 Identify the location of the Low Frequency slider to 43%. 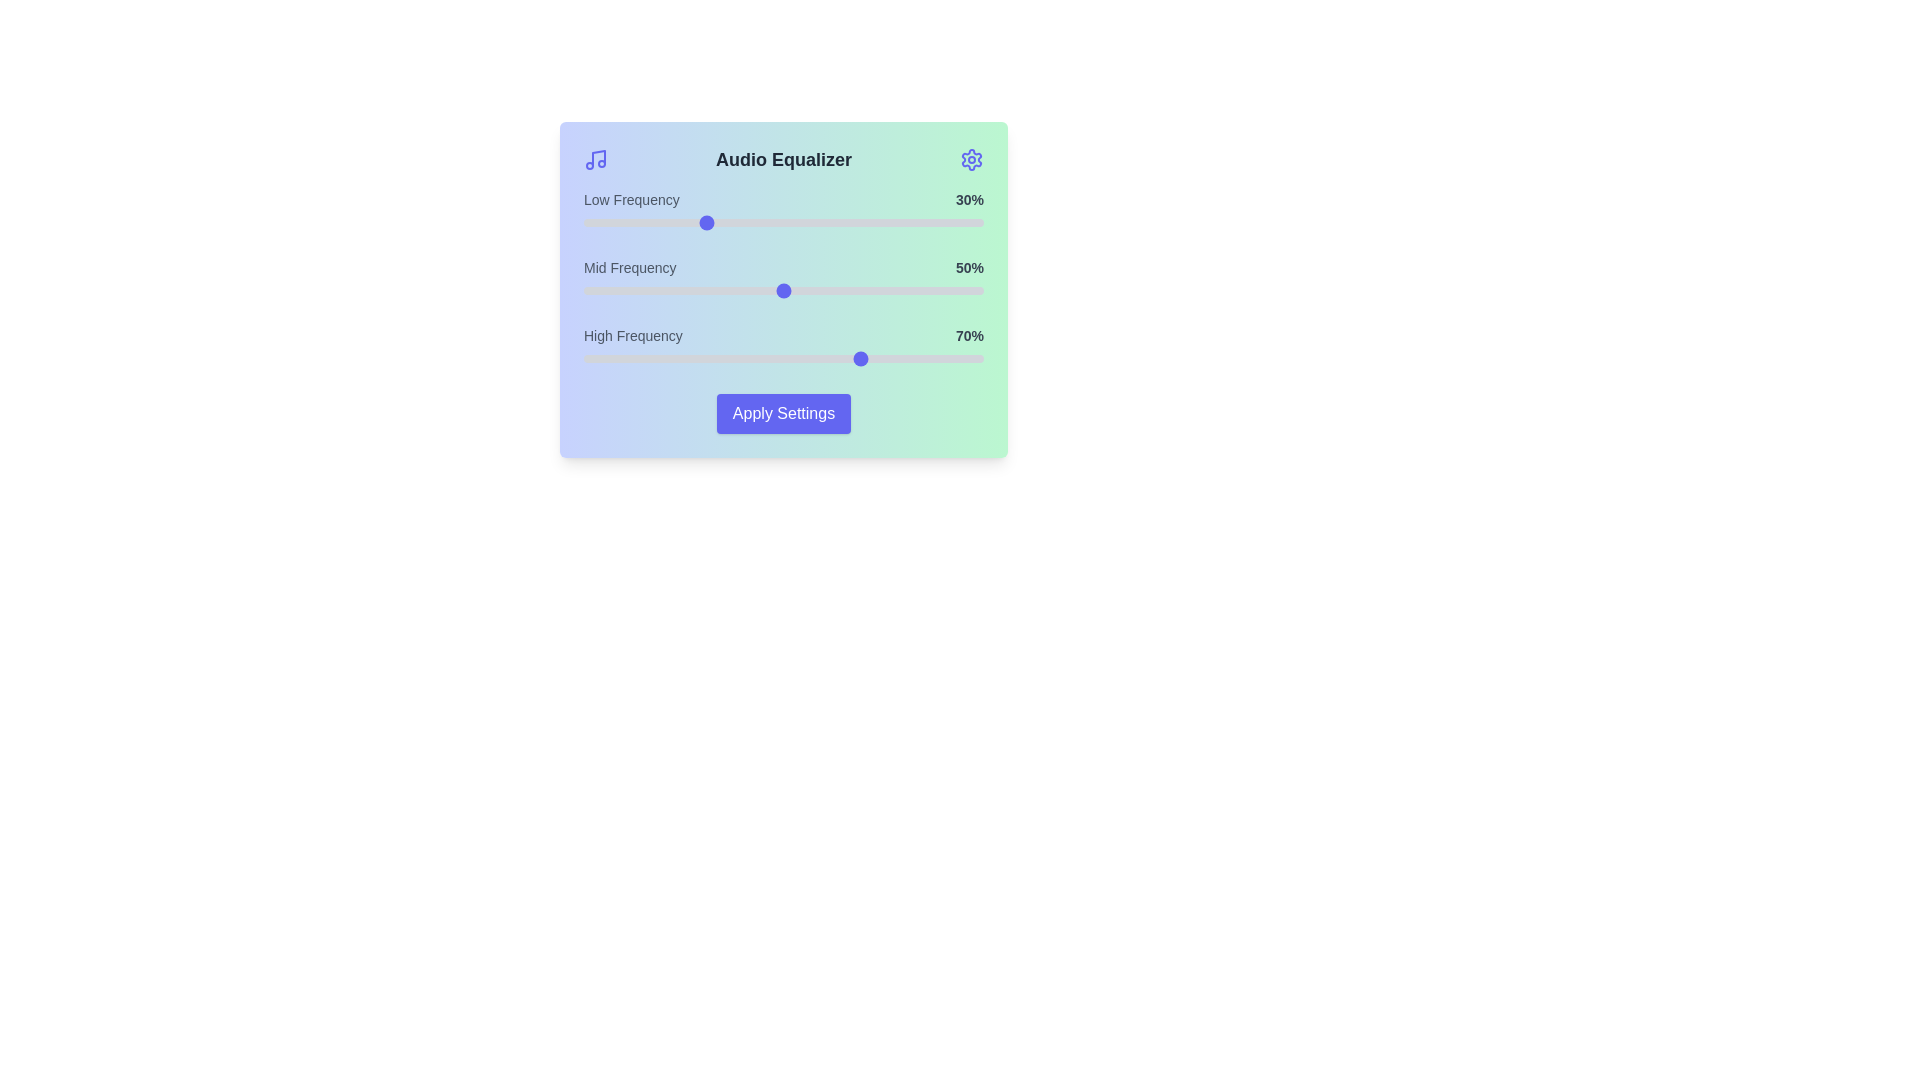
(754, 223).